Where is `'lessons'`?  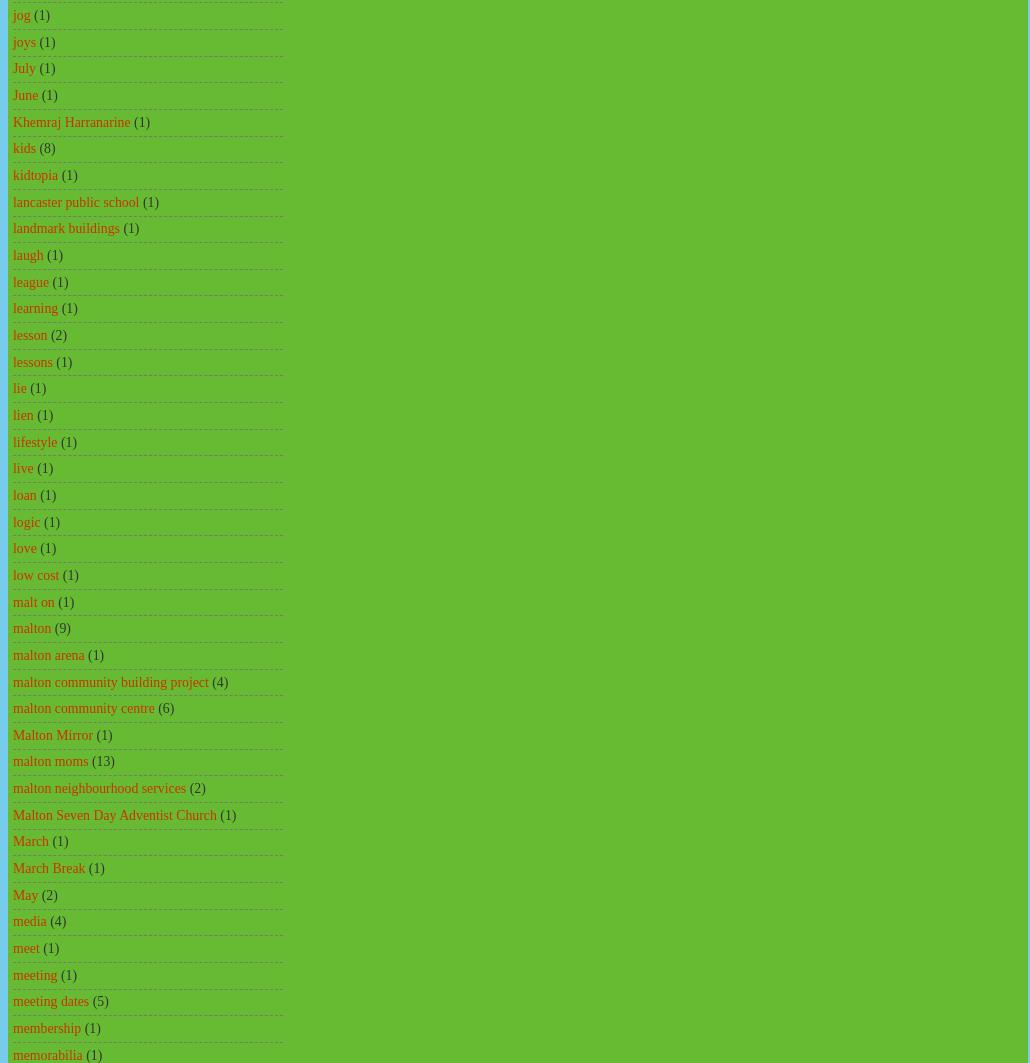
'lessons' is located at coordinates (12, 361).